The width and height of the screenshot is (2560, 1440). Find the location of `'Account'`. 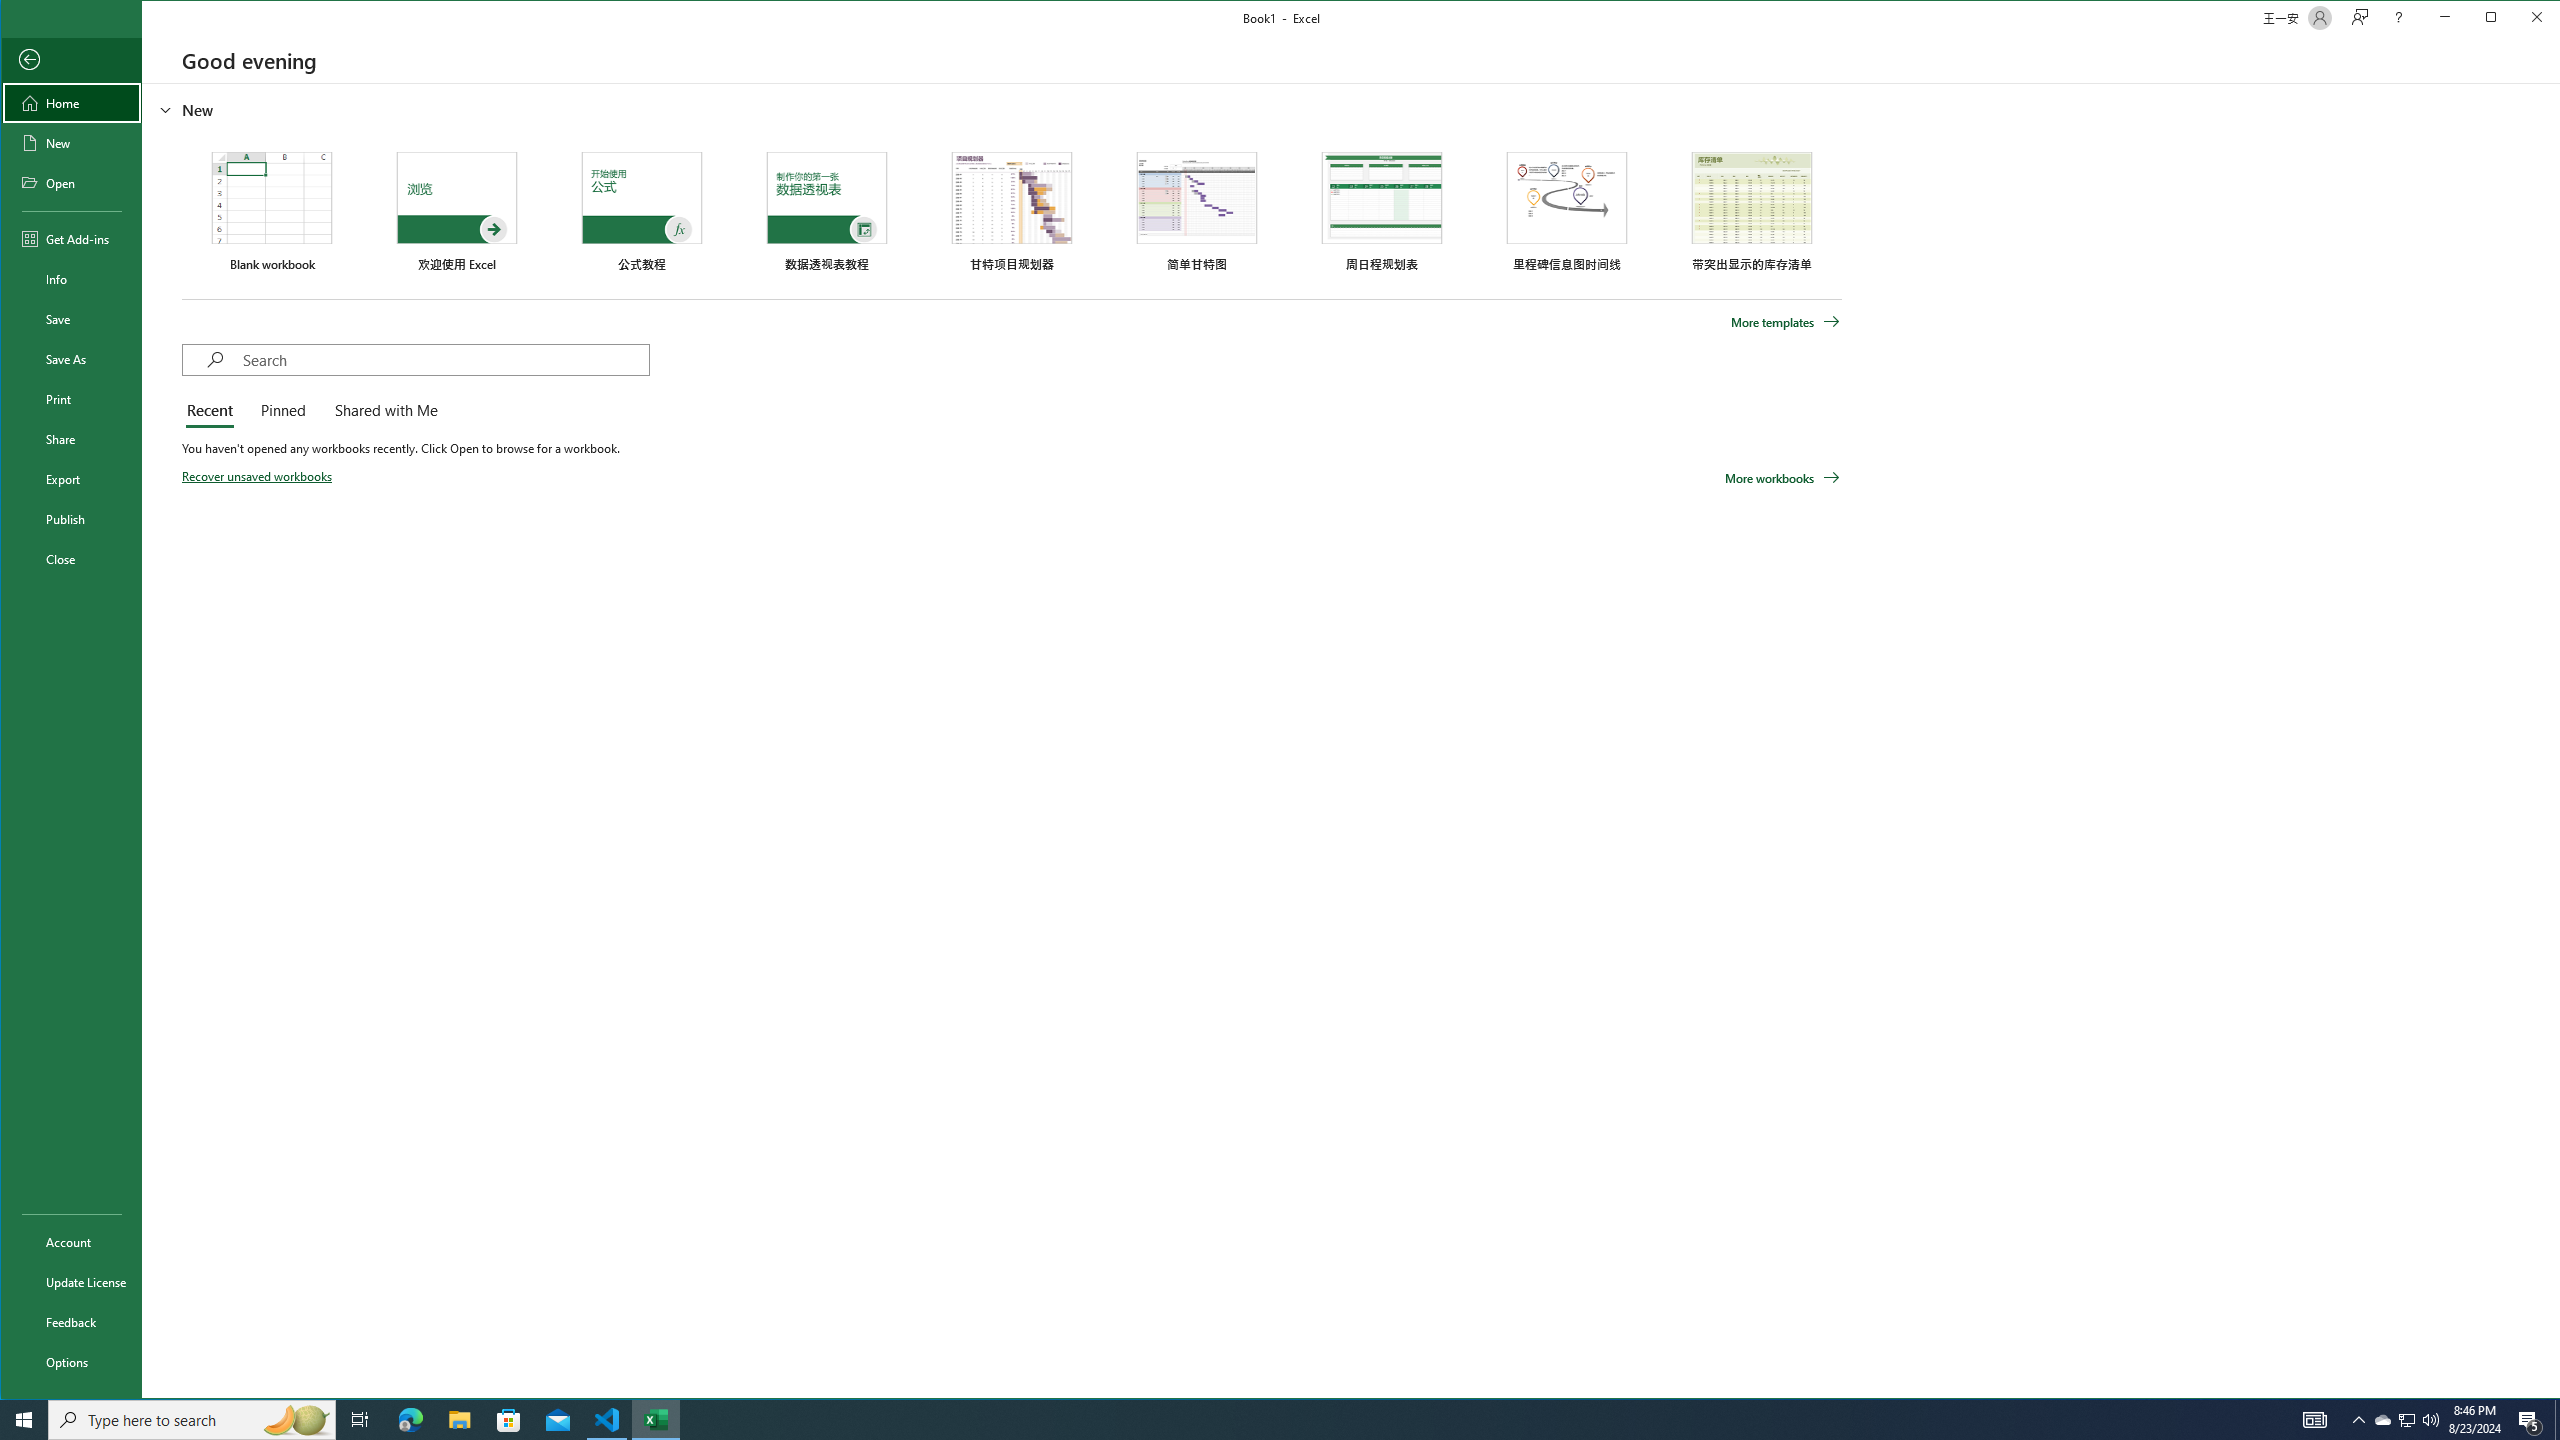

'Account' is located at coordinates (70, 1241).